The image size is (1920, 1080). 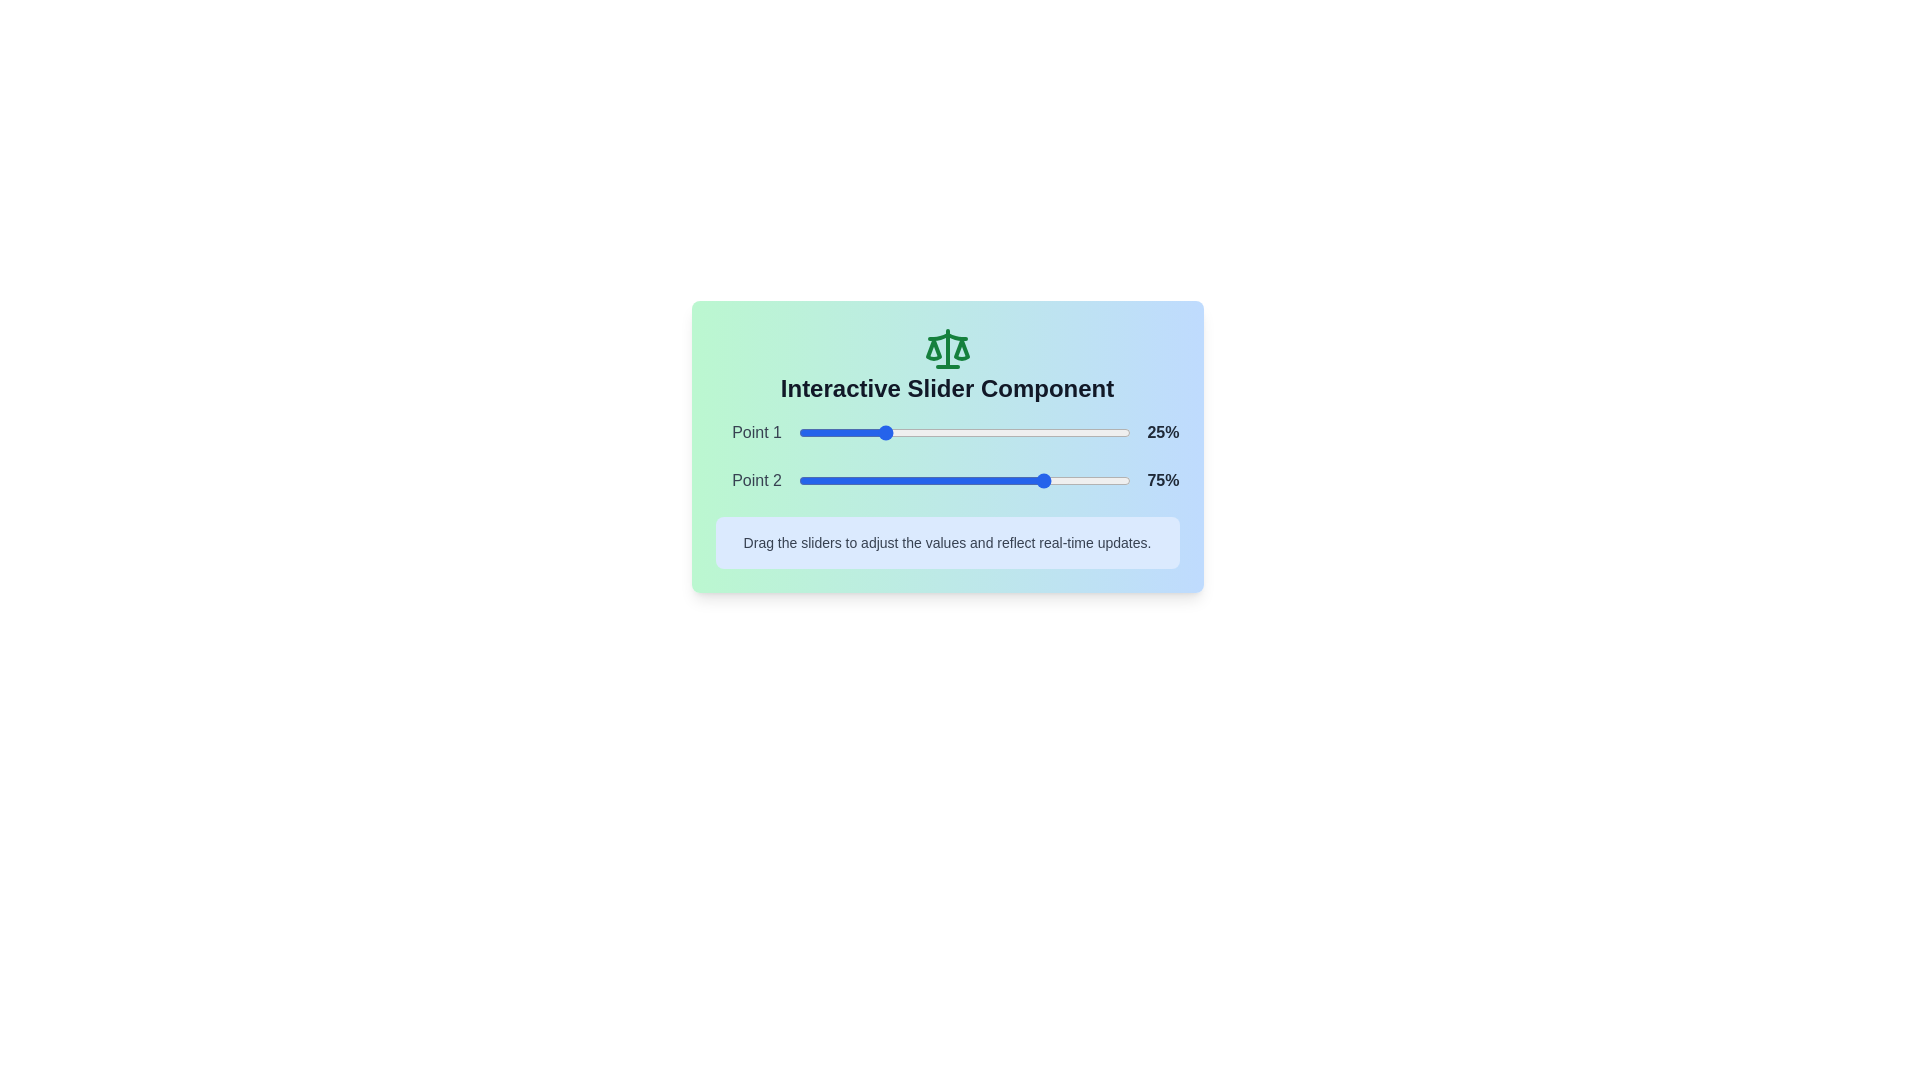 What do you see at coordinates (988, 431) in the screenshot?
I see `the slider handle to set the value to 57% for slider 1` at bounding box center [988, 431].